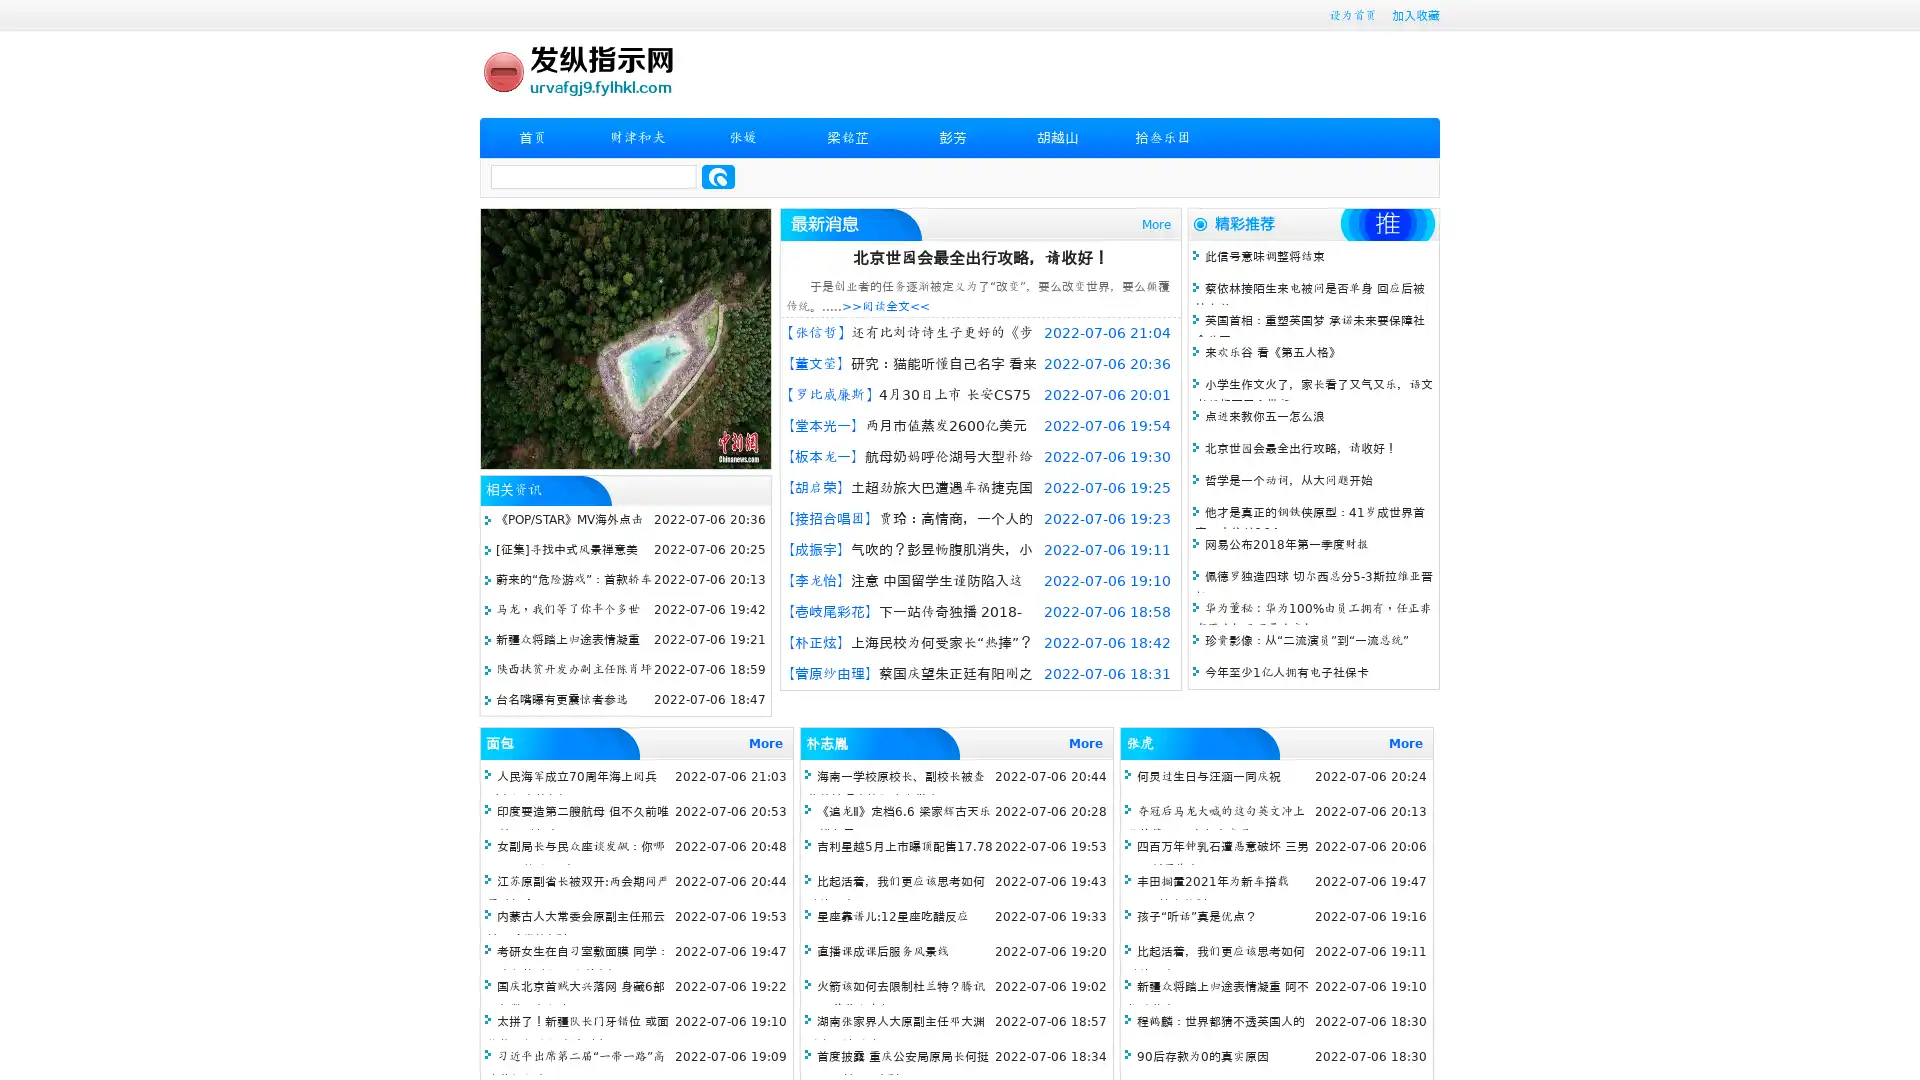  I want to click on Search, so click(718, 176).